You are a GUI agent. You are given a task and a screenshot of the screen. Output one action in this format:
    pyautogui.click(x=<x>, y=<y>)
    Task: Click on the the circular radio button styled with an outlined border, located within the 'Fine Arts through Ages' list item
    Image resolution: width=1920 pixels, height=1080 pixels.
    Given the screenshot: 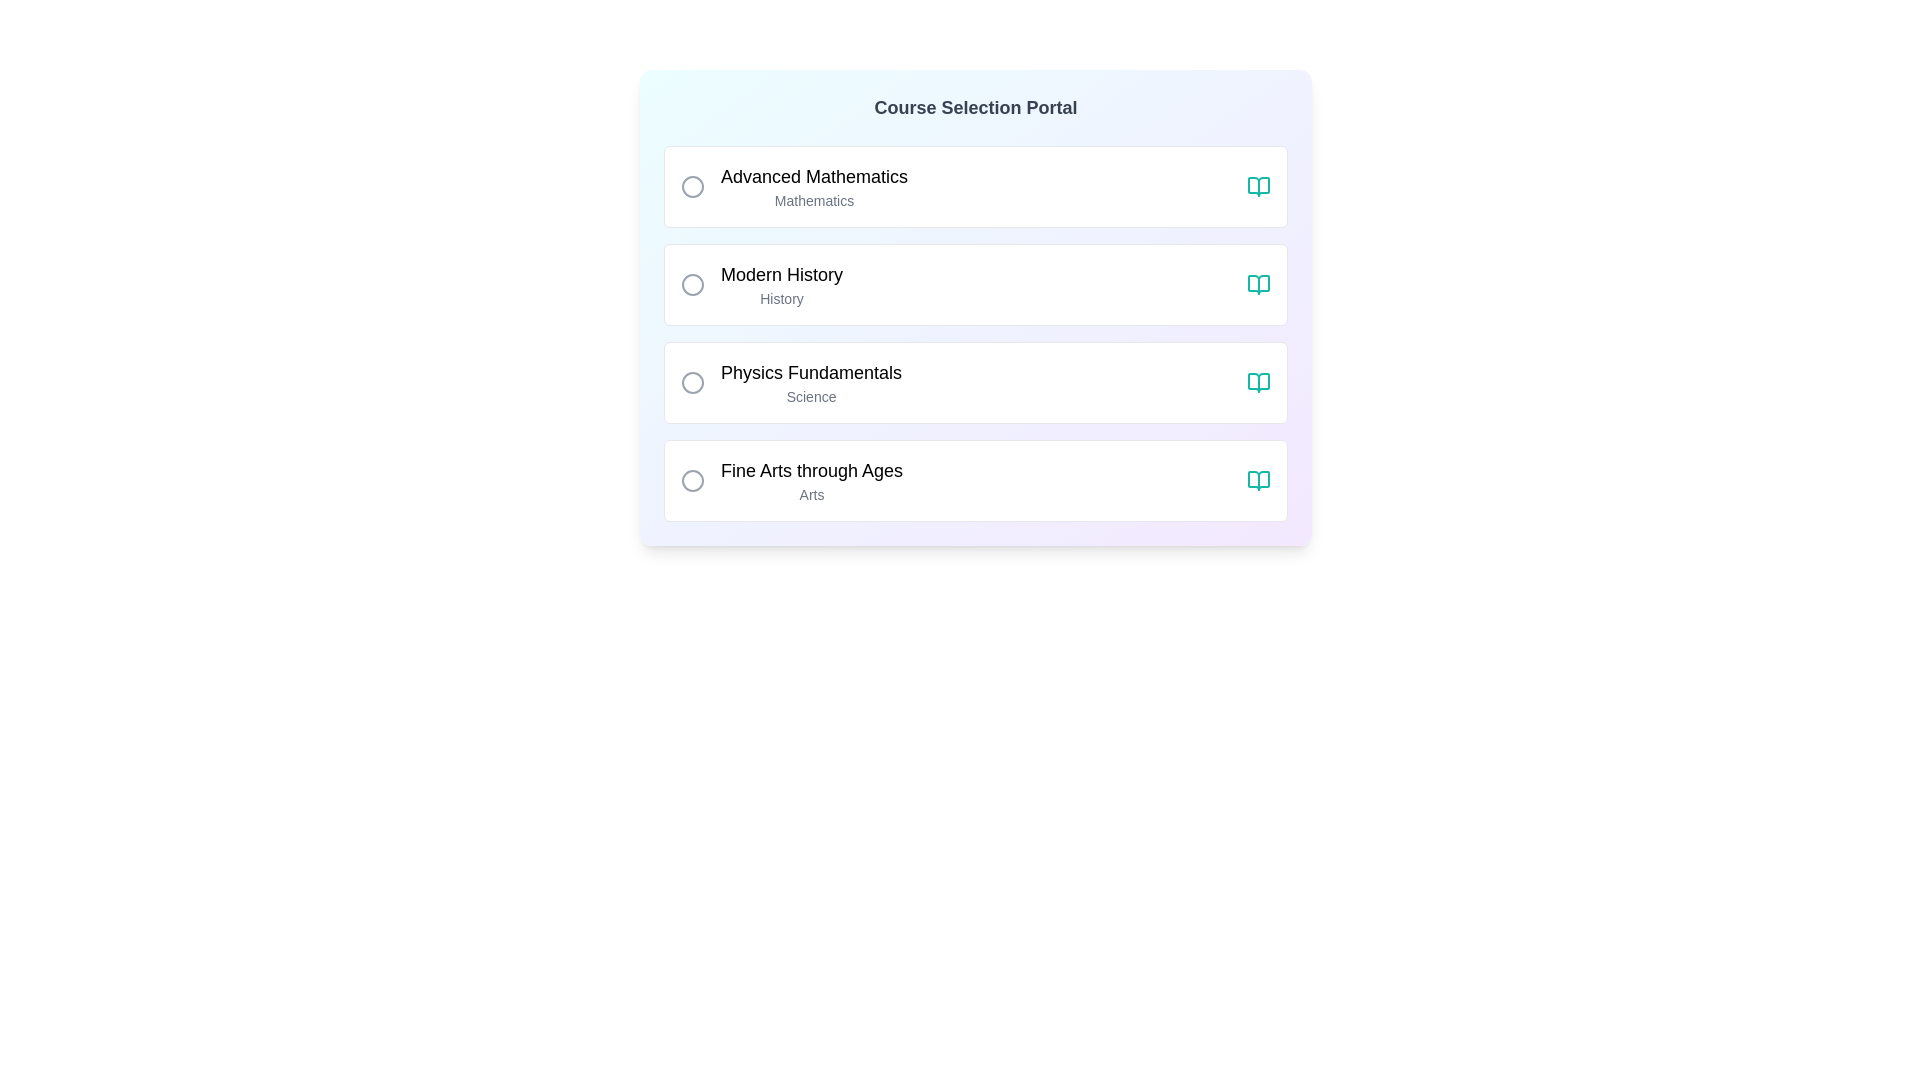 What is the action you would take?
    pyautogui.click(x=692, y=481)
    